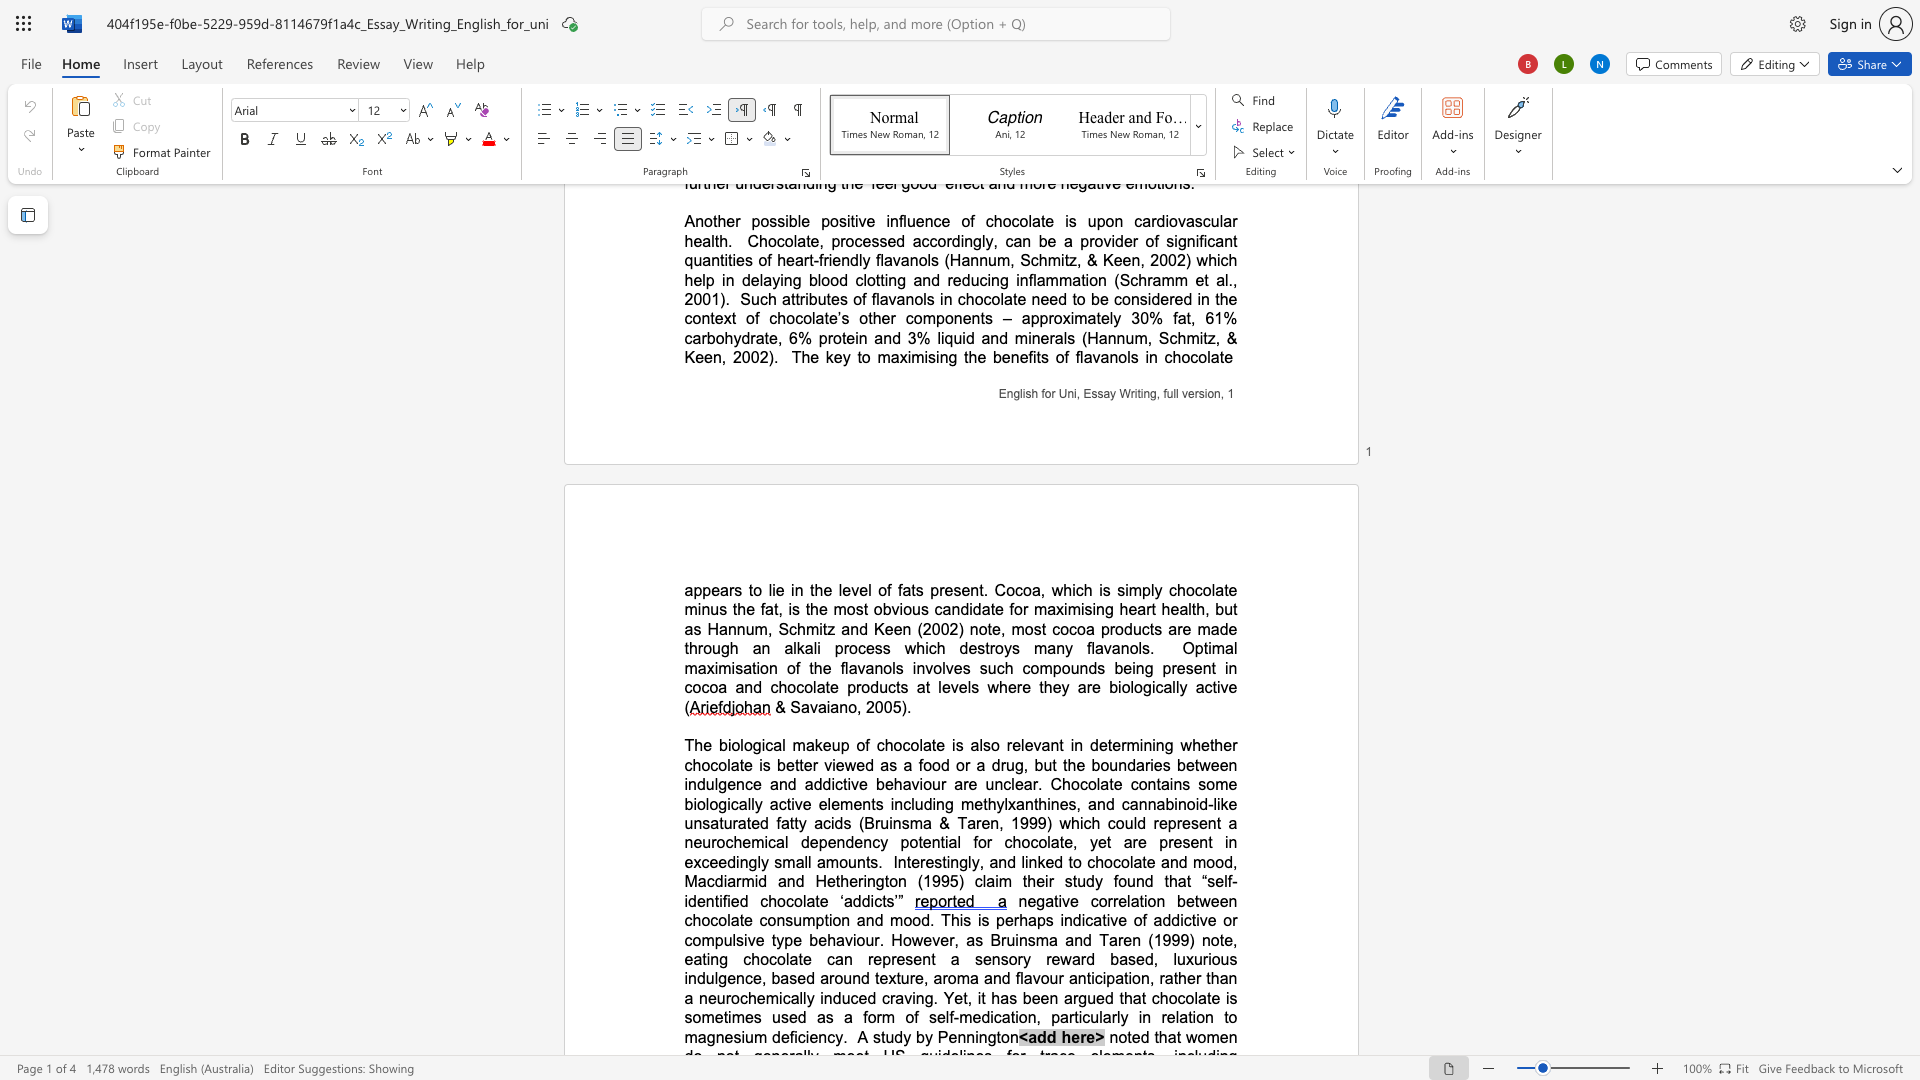 The width and height of the screenshot is (1920, 1080). I want to click on the 4th character "m" in the text, so click(1064, 280).